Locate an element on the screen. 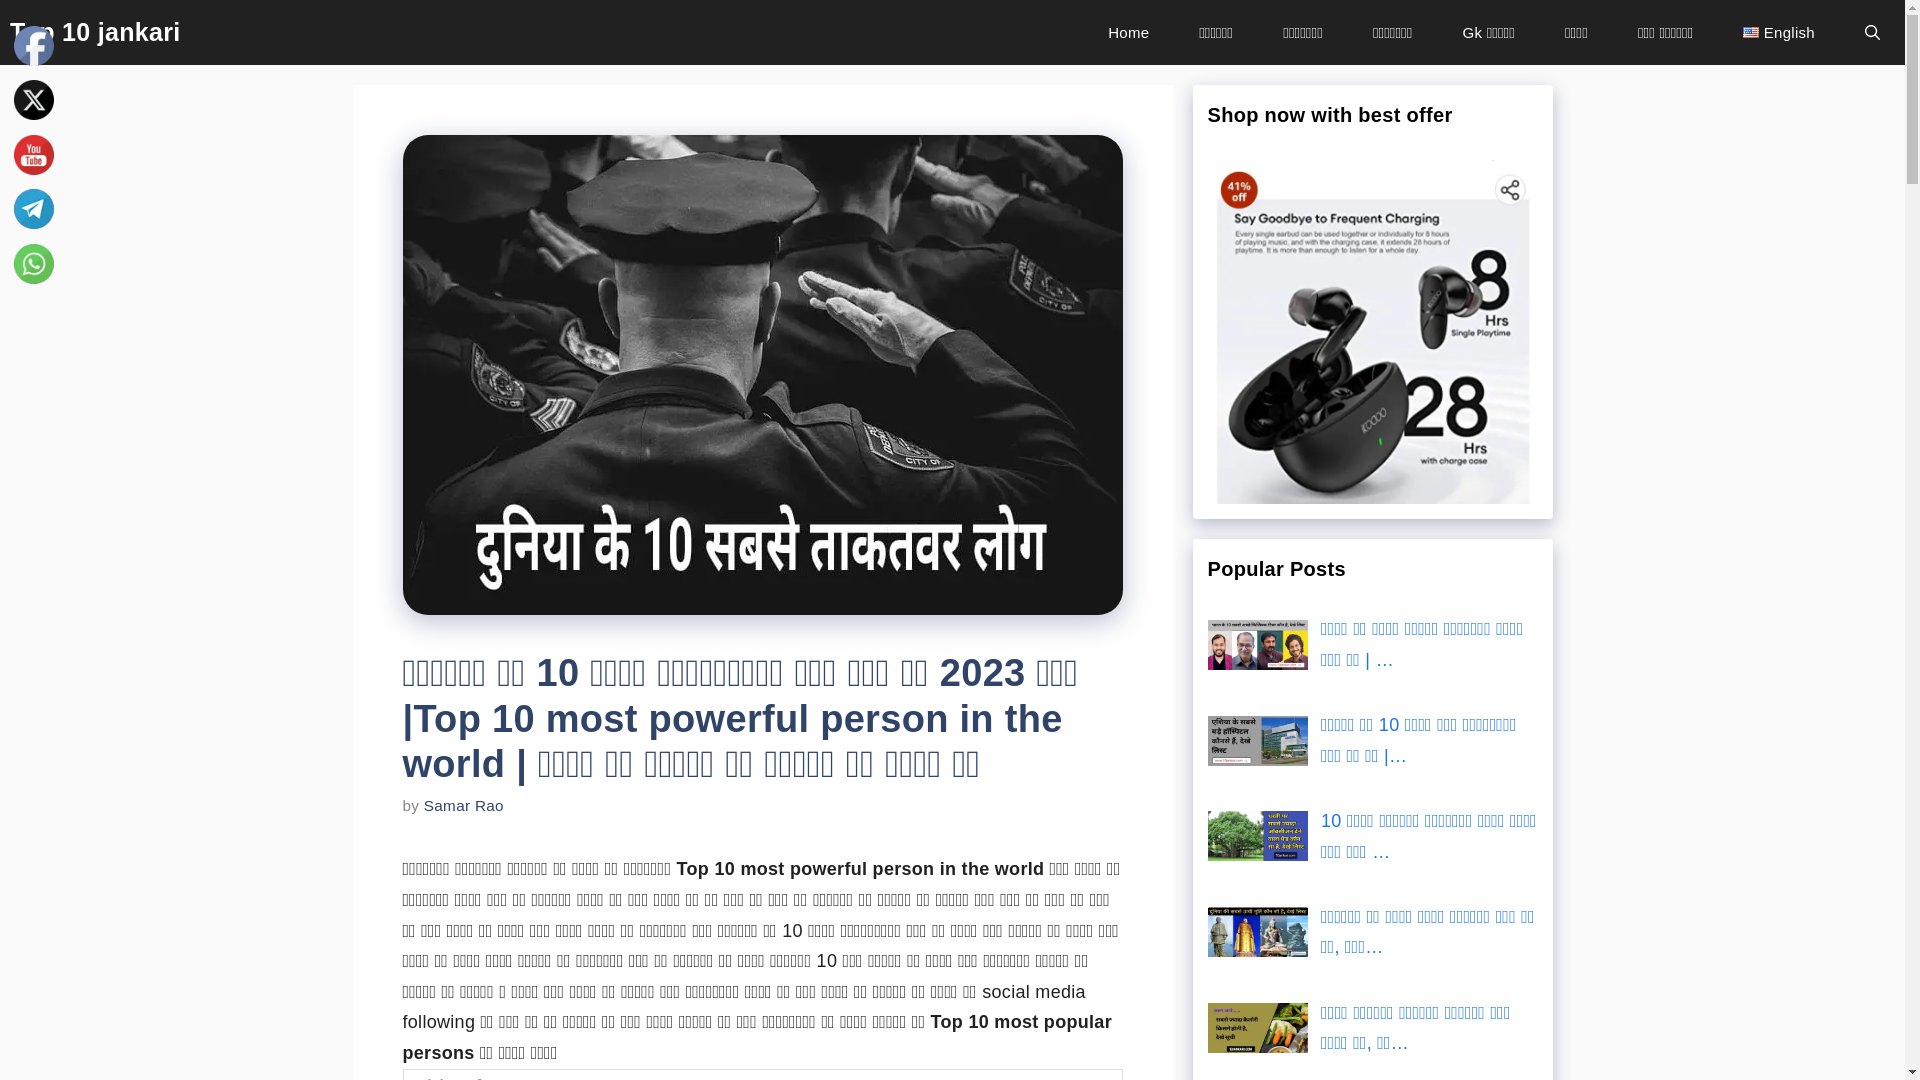 The width and height of the screenshot is (1920, 1080). 'Facebook' is located at coordinates (33, 45).